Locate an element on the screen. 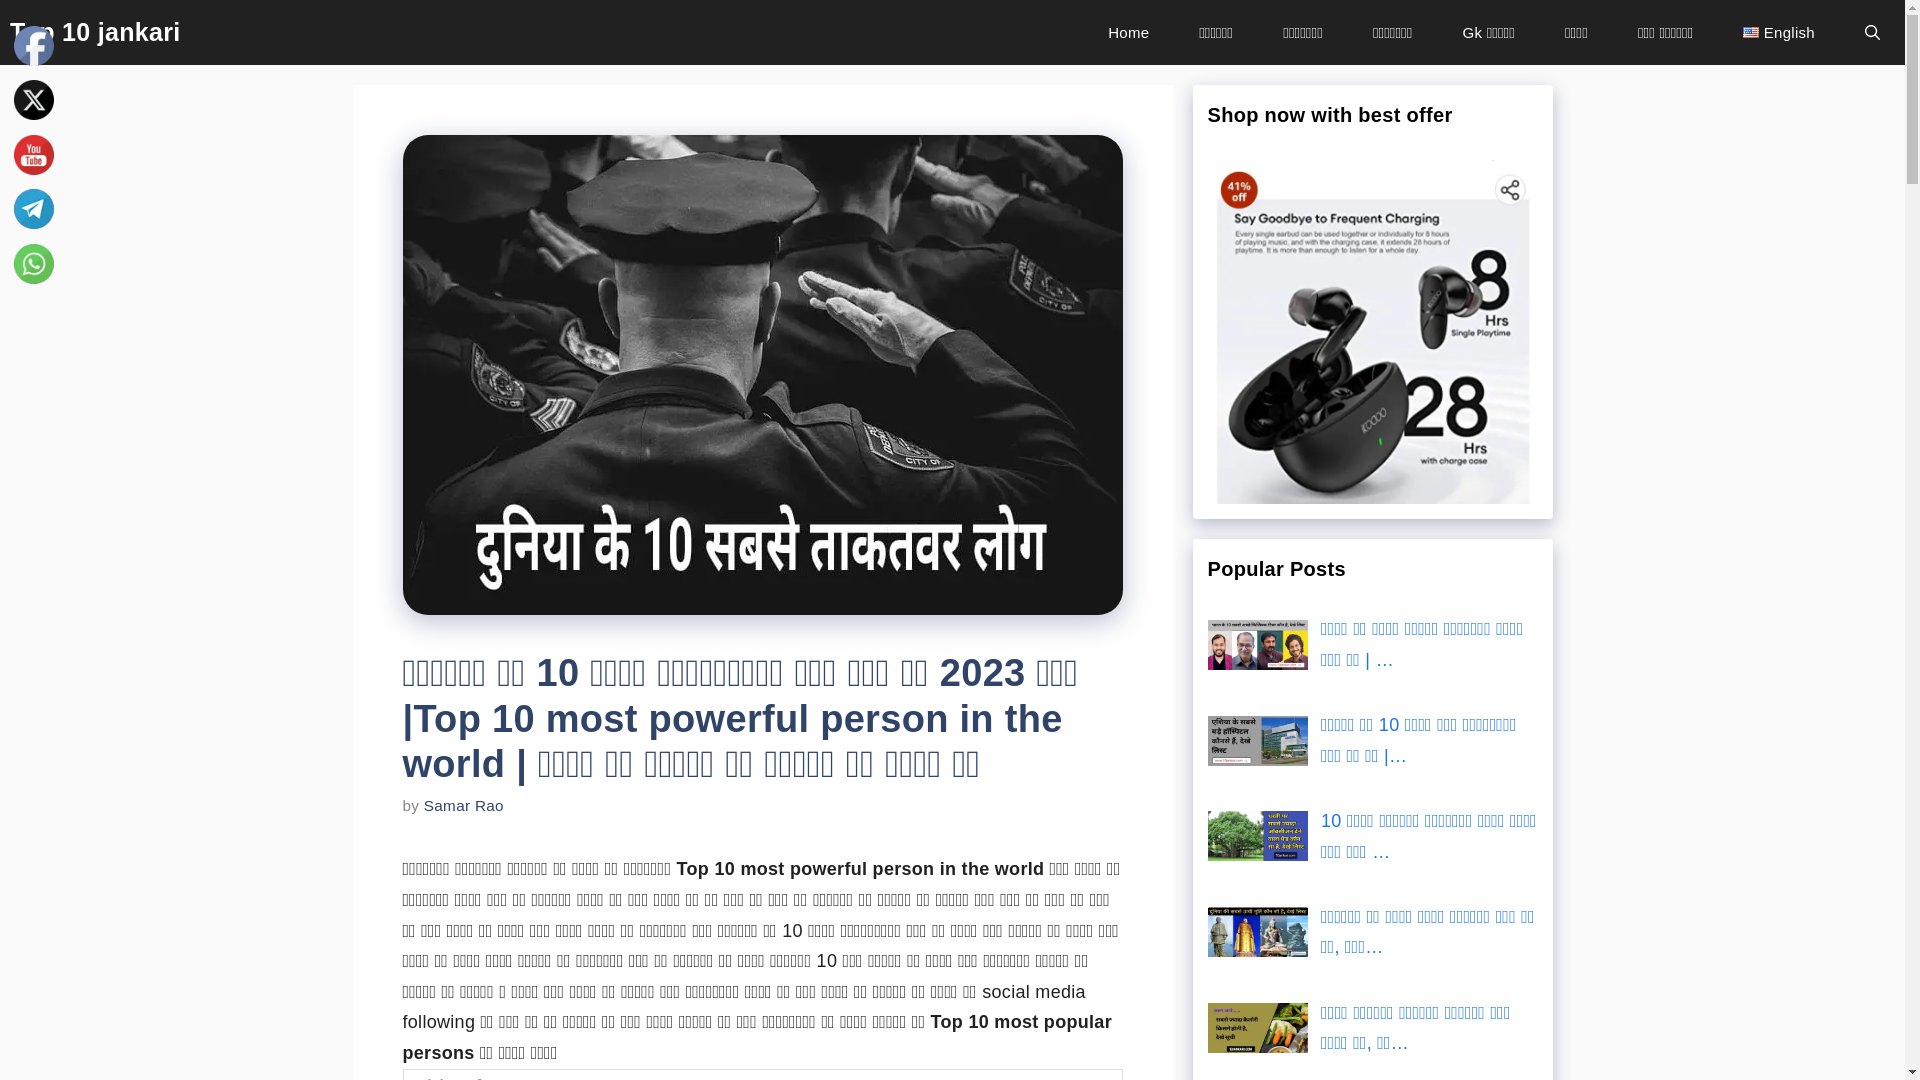 The width and height of the screenshot is (1920, 1080). 'Facebook' is located at coordinates (33, 45).